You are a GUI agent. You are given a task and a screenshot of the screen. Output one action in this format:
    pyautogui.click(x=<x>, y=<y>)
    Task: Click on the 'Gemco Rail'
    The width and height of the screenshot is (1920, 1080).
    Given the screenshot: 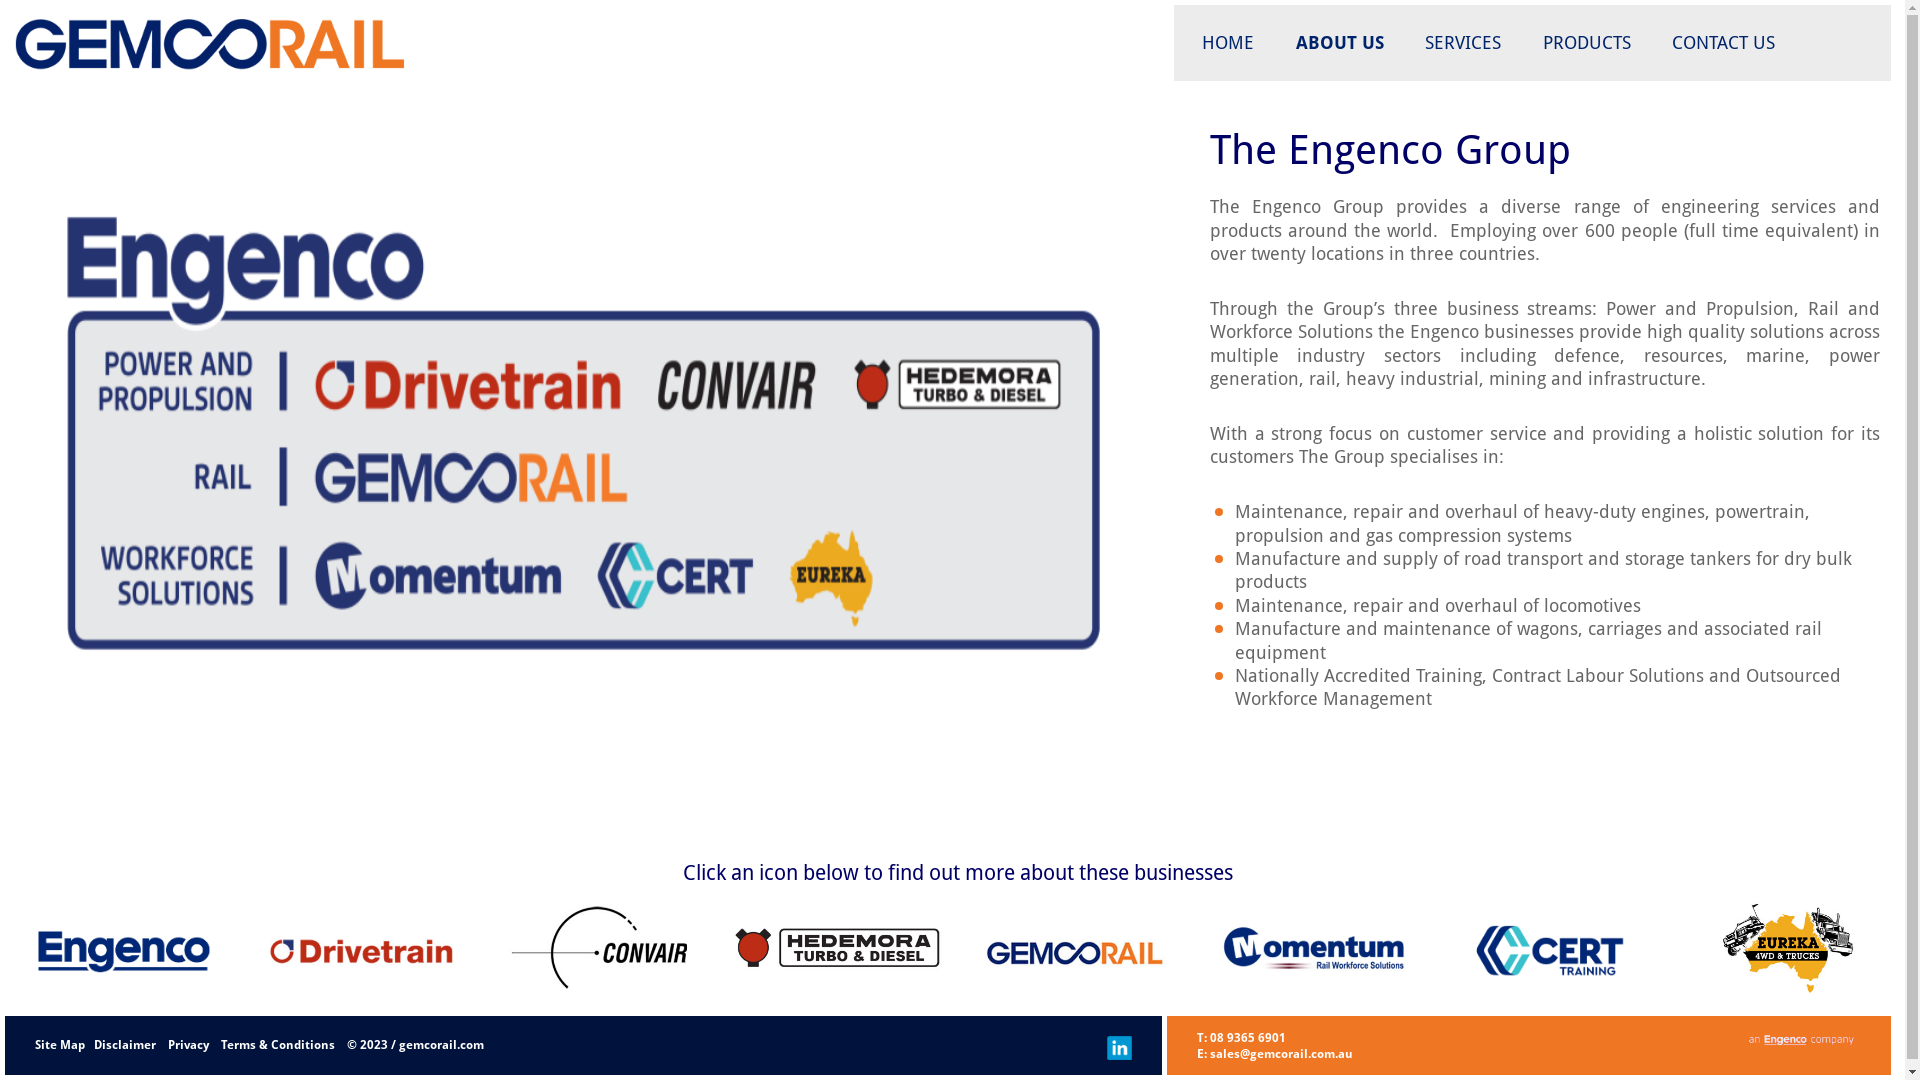 What is the action you would take?
    pyautogui.click(x=96, y=115)
    